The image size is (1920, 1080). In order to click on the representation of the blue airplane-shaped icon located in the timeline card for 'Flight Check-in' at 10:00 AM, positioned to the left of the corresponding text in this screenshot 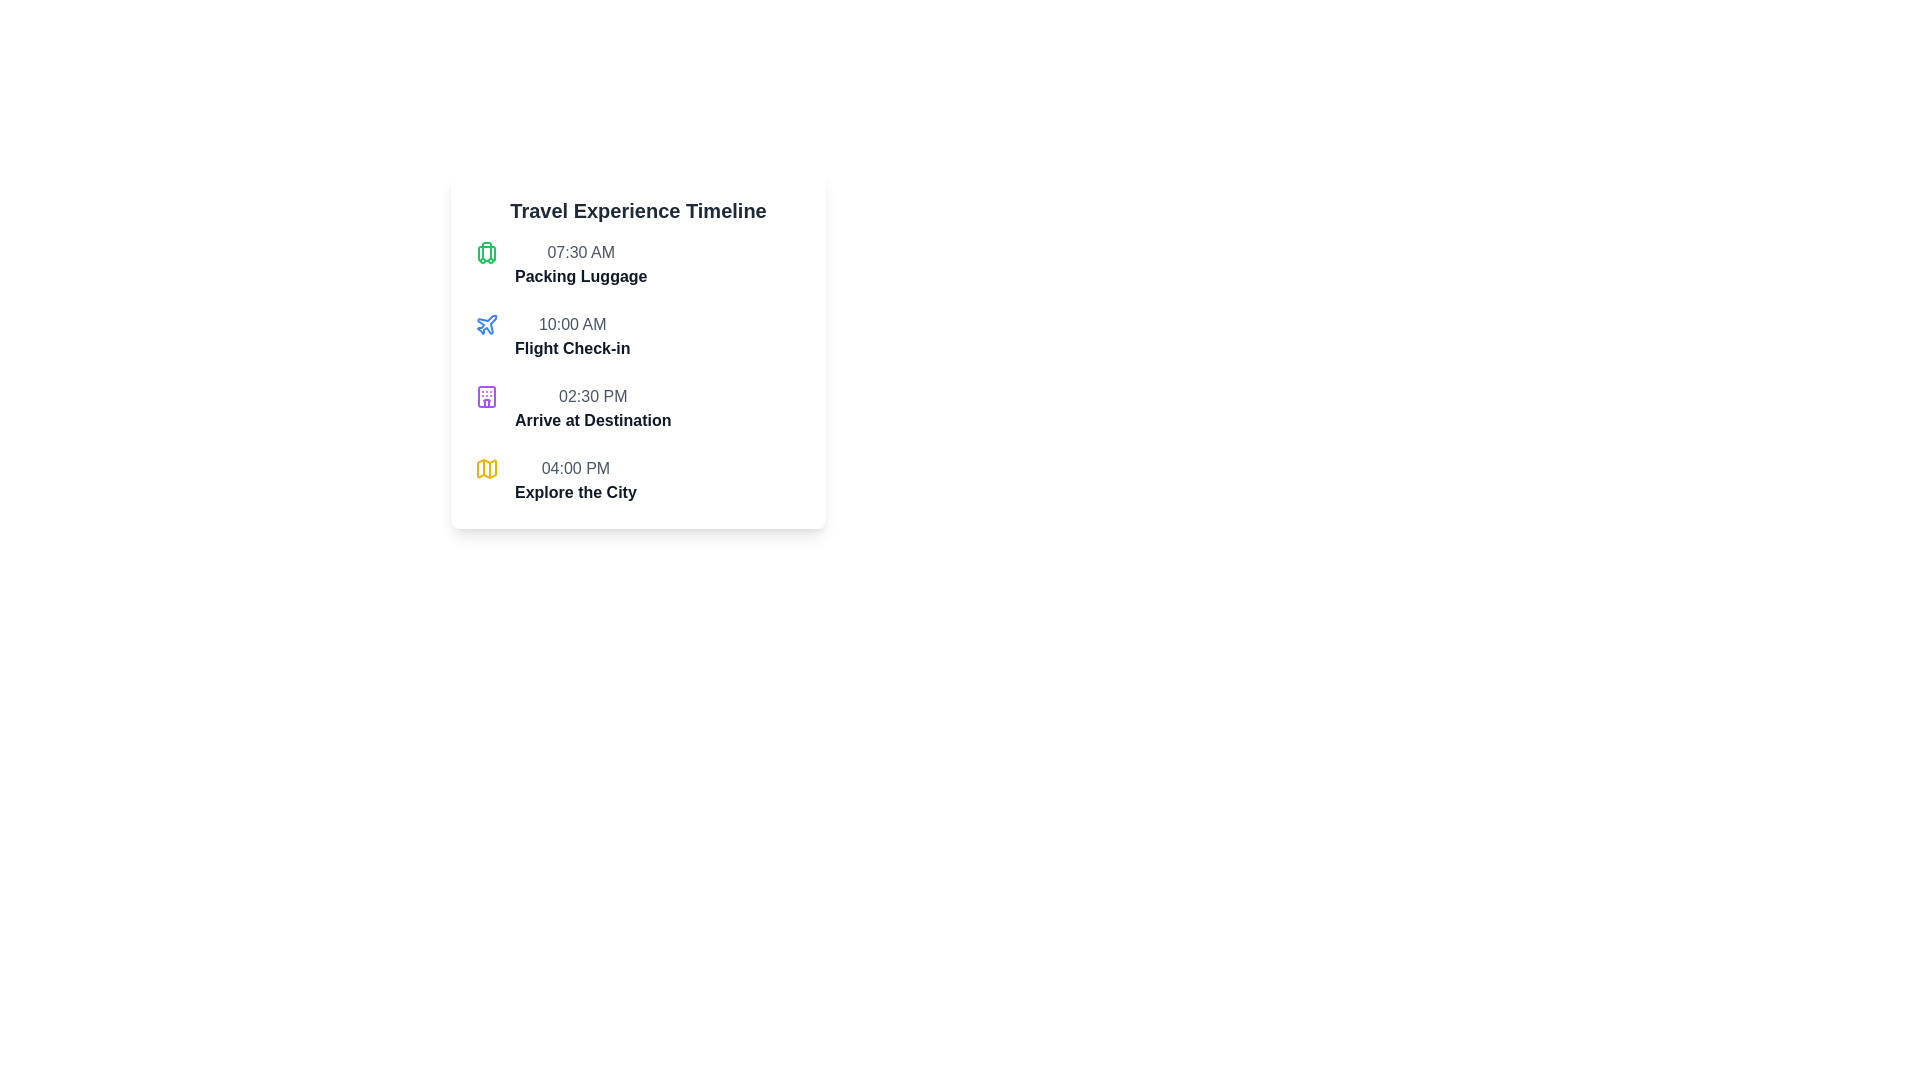, I will do `click(487, 323)`.